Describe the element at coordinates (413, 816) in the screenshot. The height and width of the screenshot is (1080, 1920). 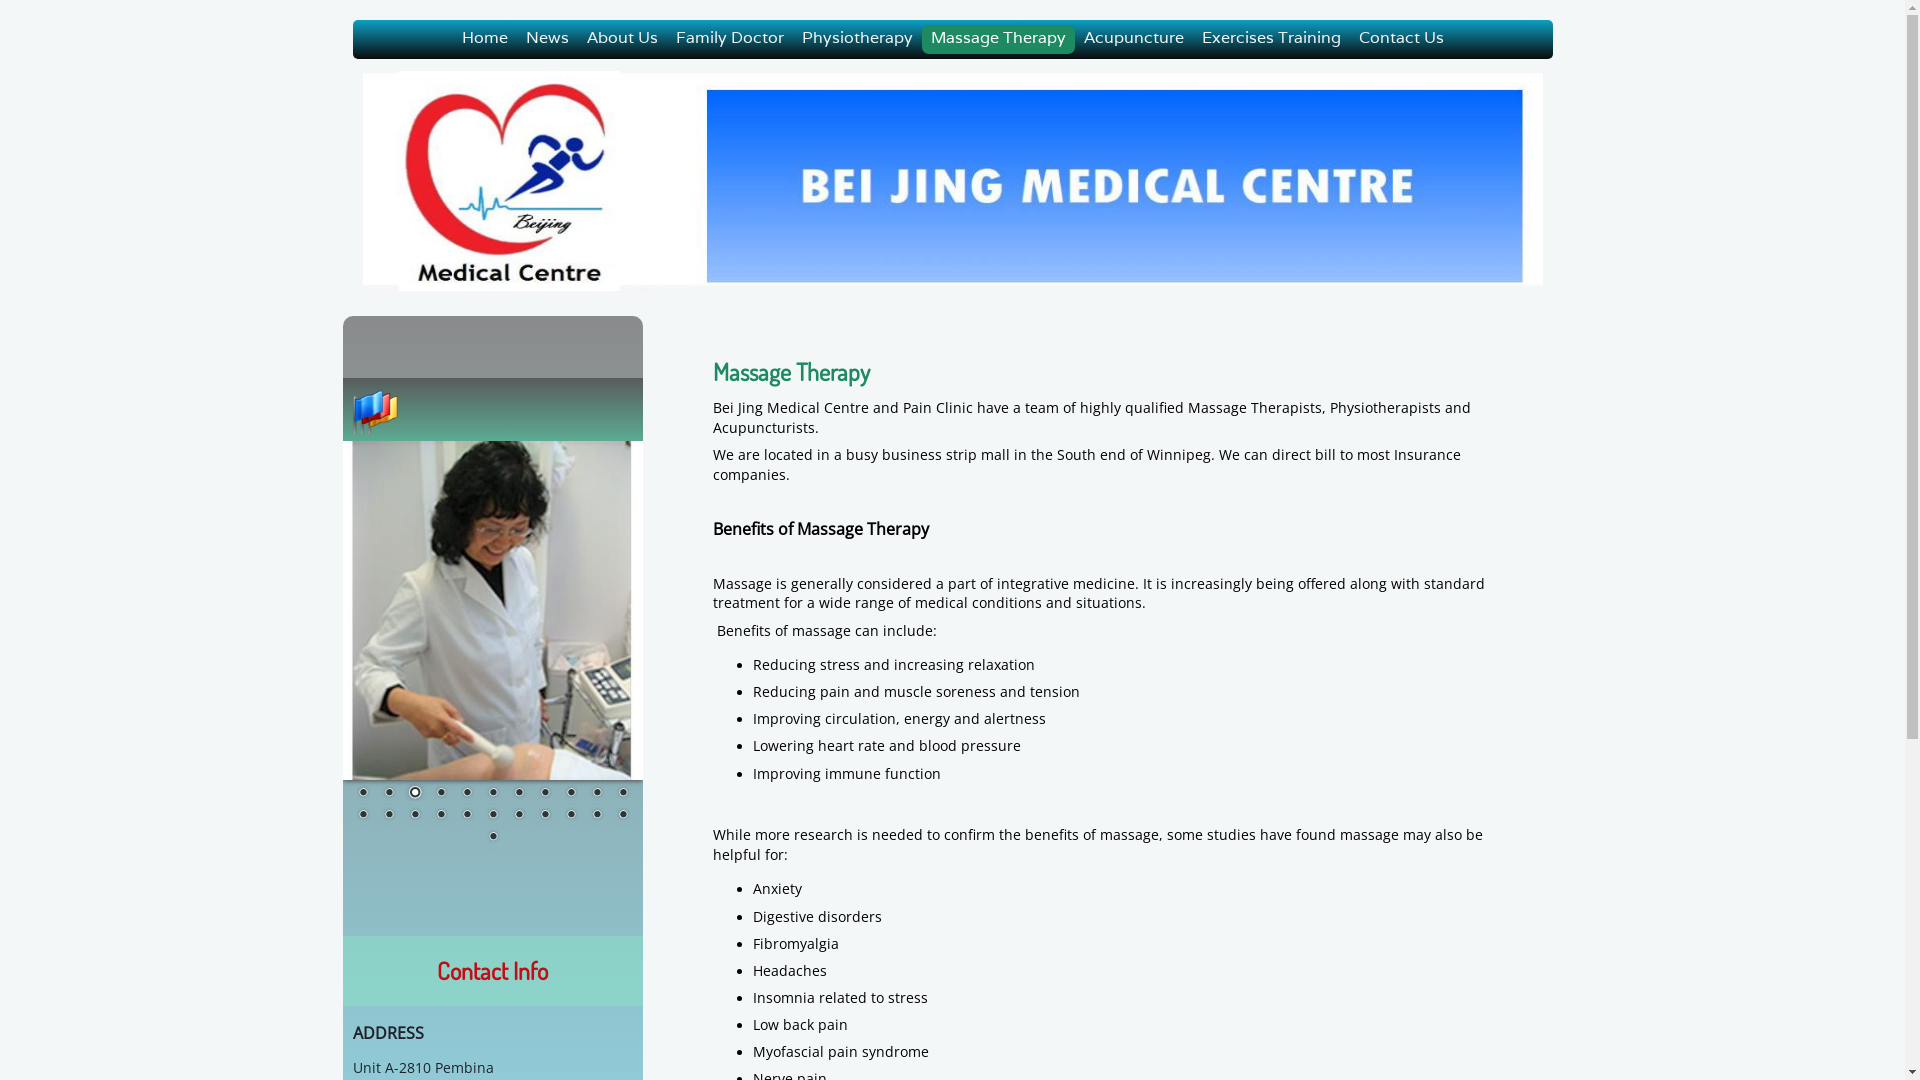
I see `'14'` at that location.